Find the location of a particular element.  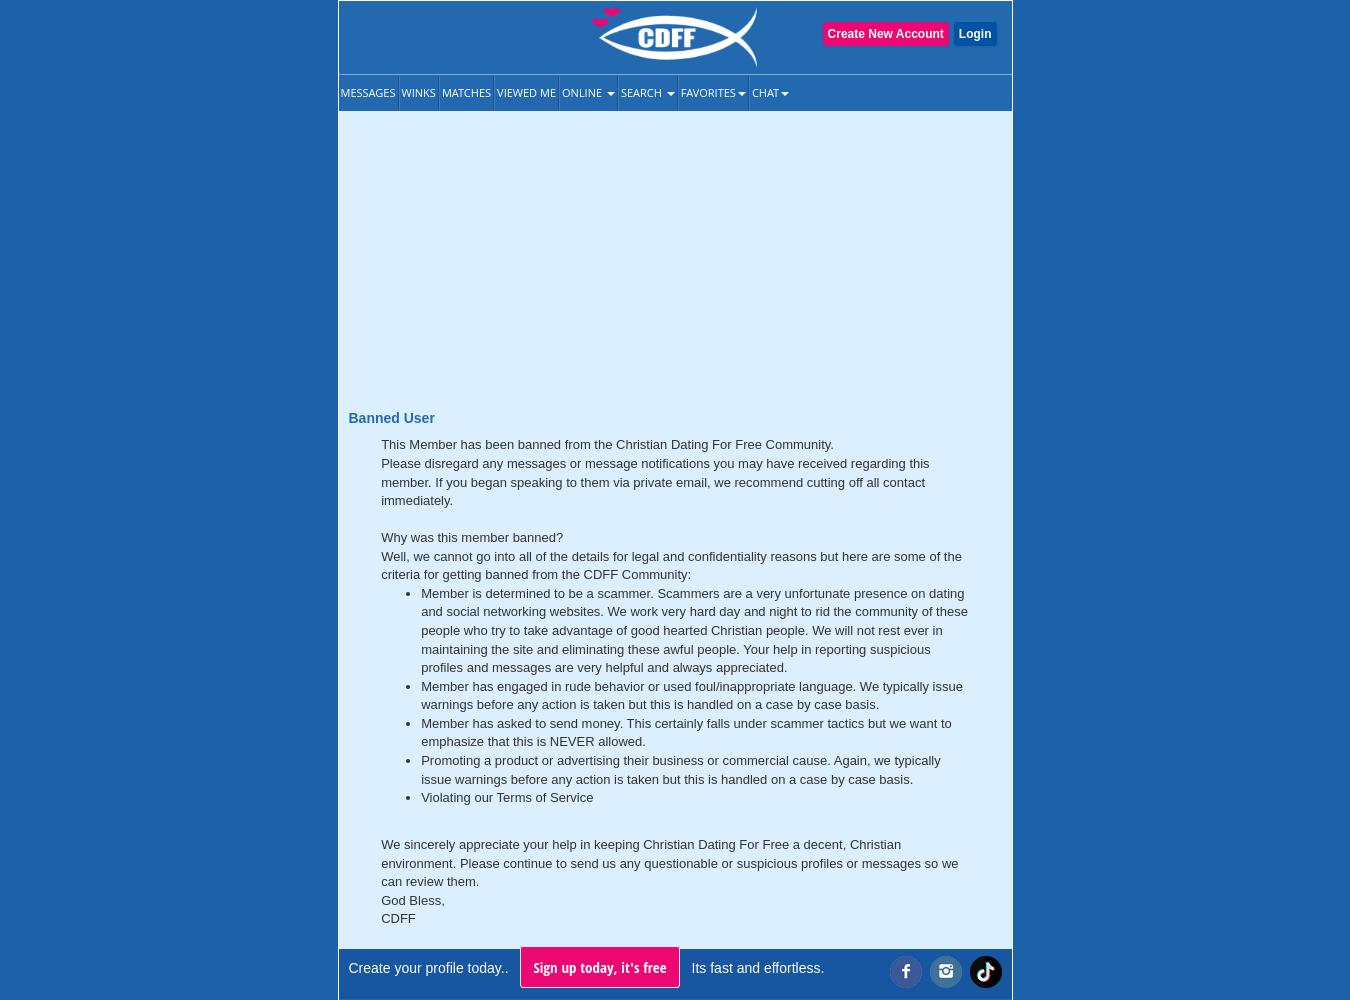

'CDFF' is located at coordinates (380, 918).